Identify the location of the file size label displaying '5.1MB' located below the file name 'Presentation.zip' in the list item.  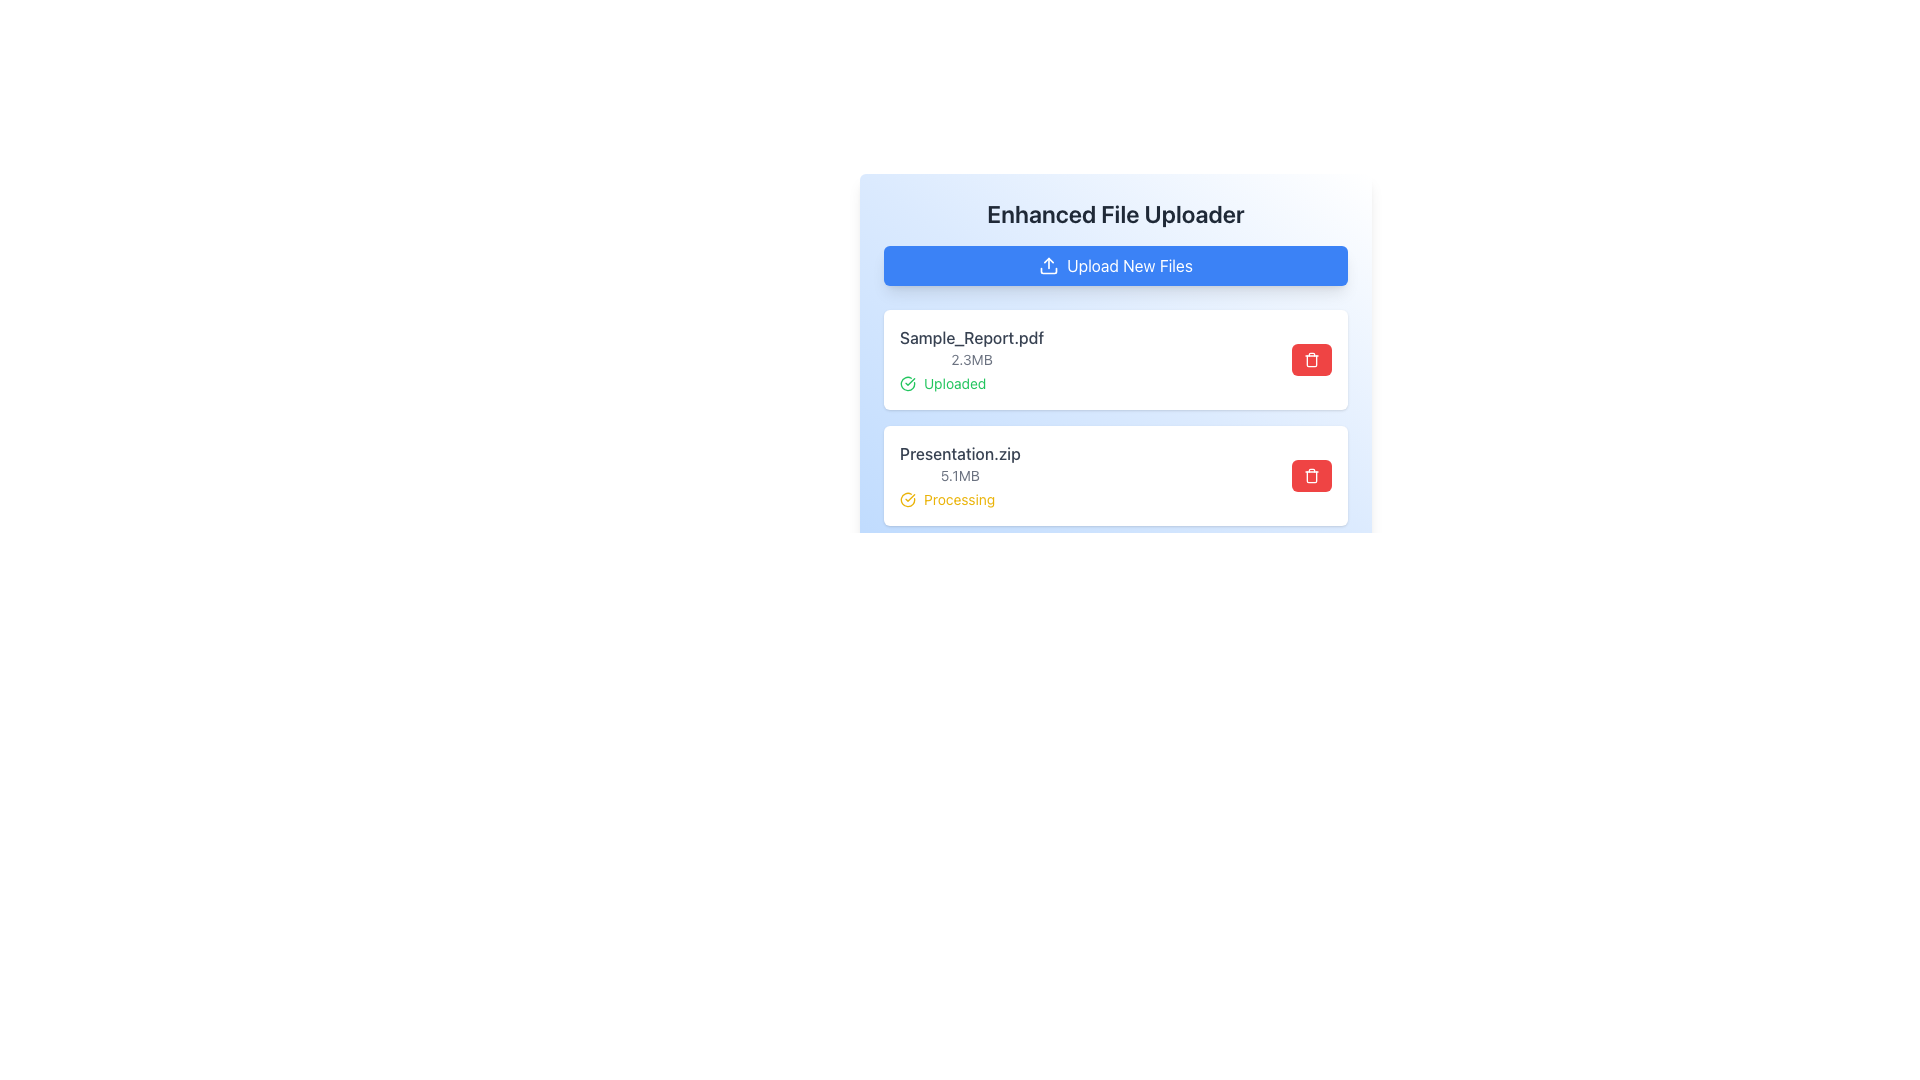
(960, 475).